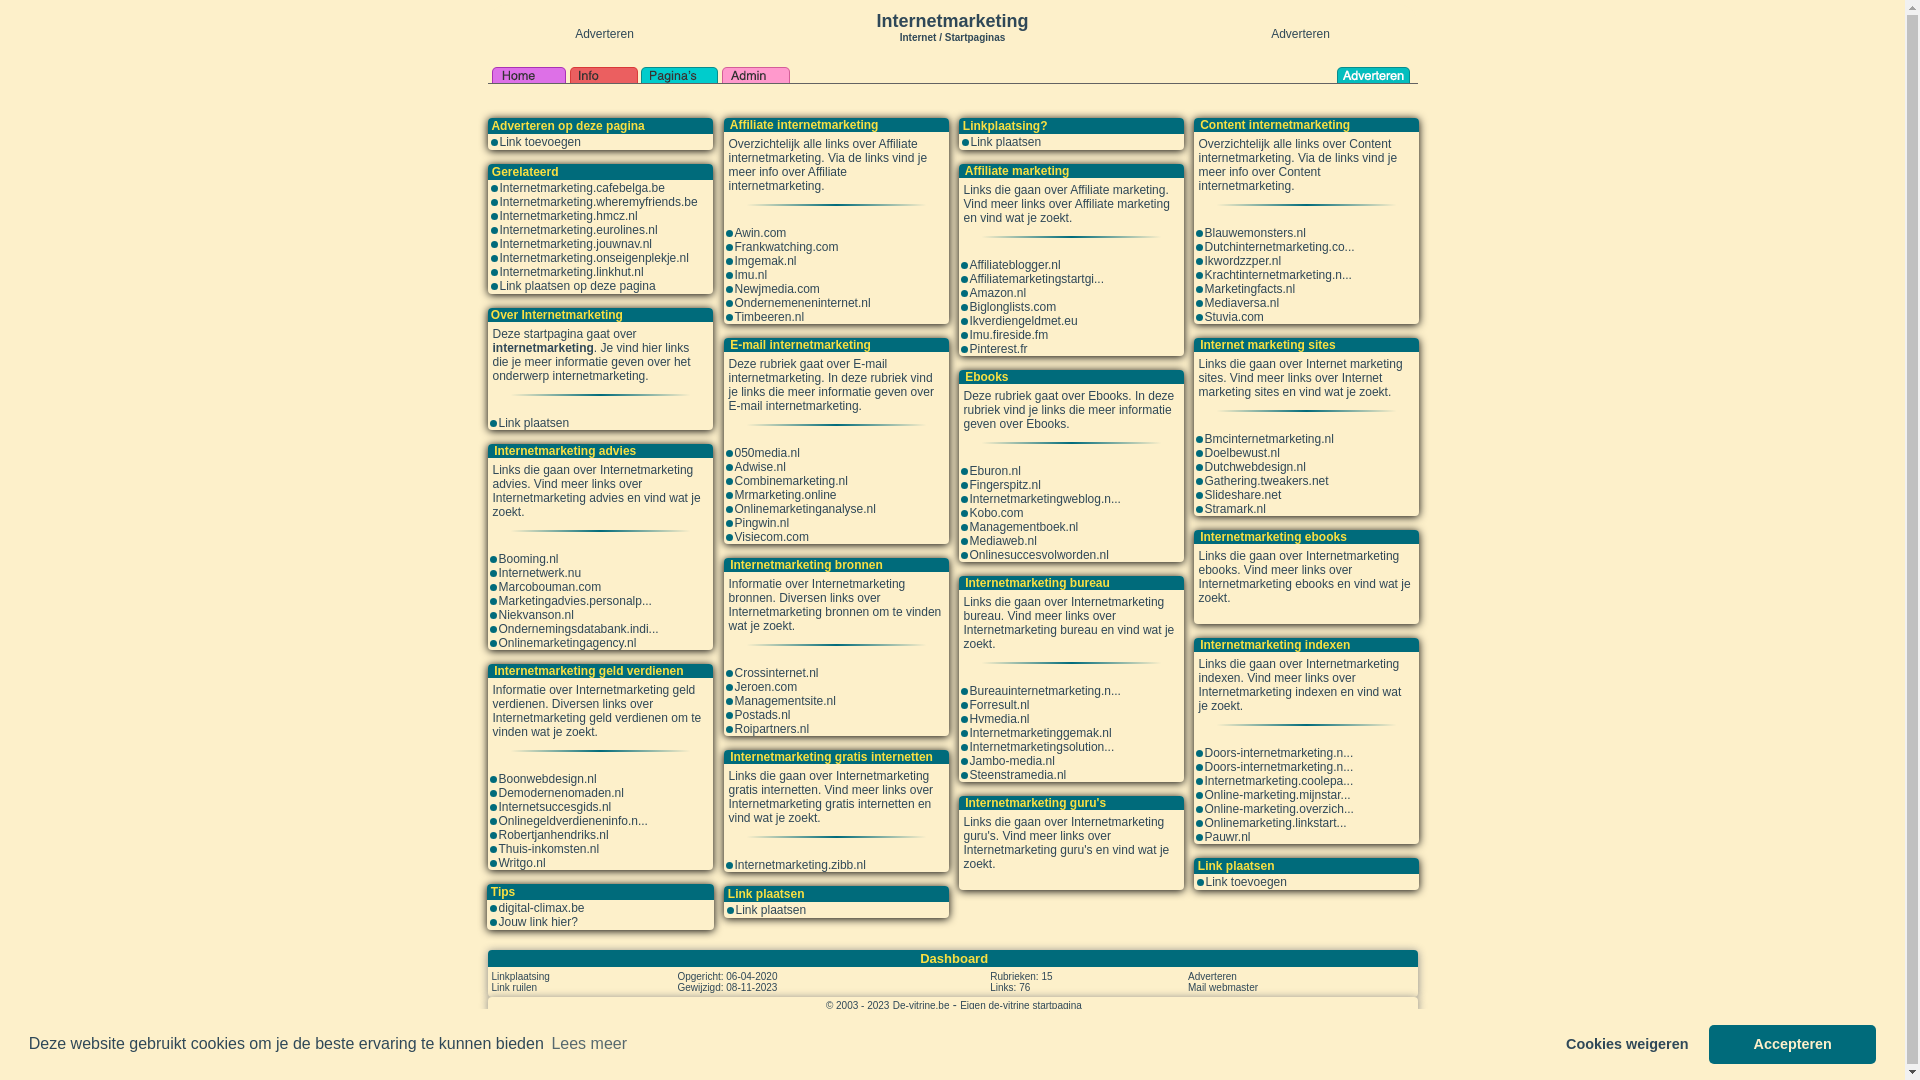 The image size is (1920, 1080). Describe the element at coordinates (969, 470) in the screenshot. I see `'Eburon.nl'` at that location.